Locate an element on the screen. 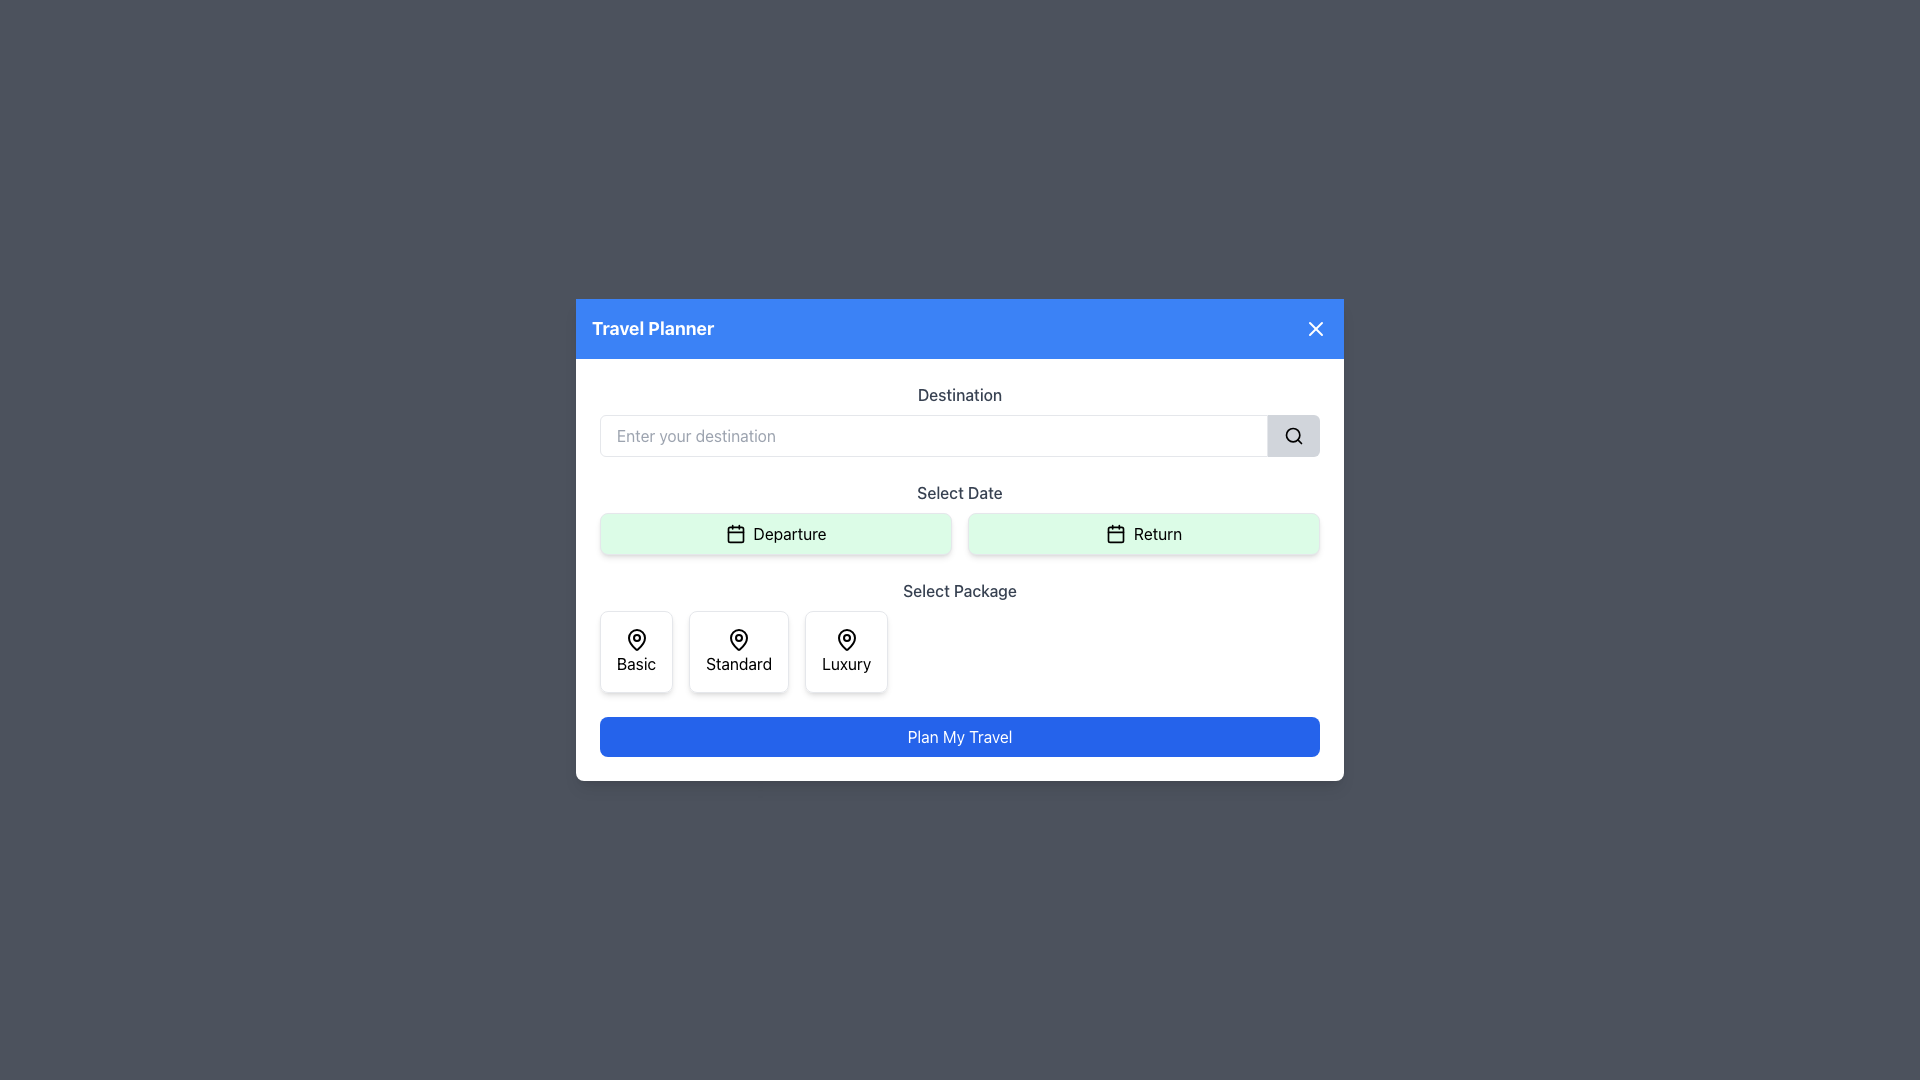  the small green rounded rectangle calendar icon located within the 'Departure' button in the 'Select Date' section of the popup is located at coordinates (734, 533).